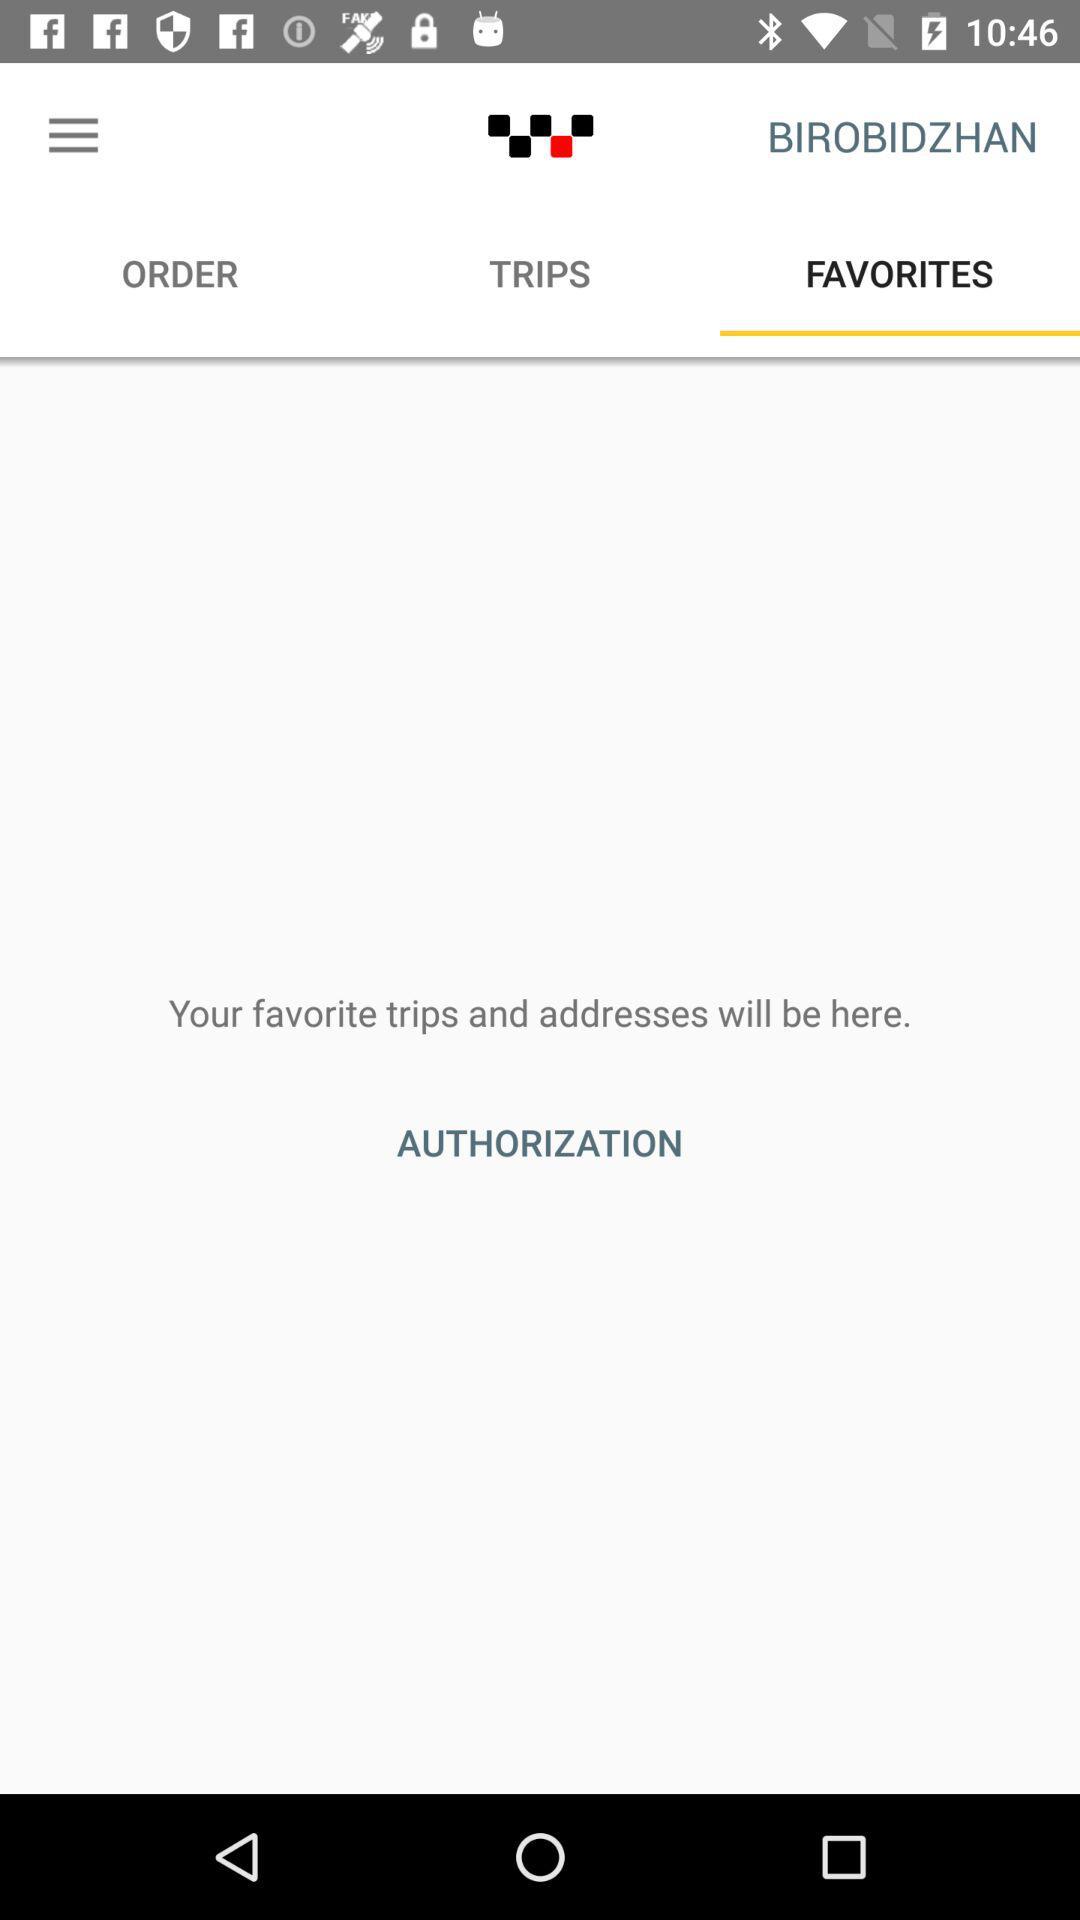 The image size is (1080, 1920). I want to click on the birobidzhan, so click(902, 135).